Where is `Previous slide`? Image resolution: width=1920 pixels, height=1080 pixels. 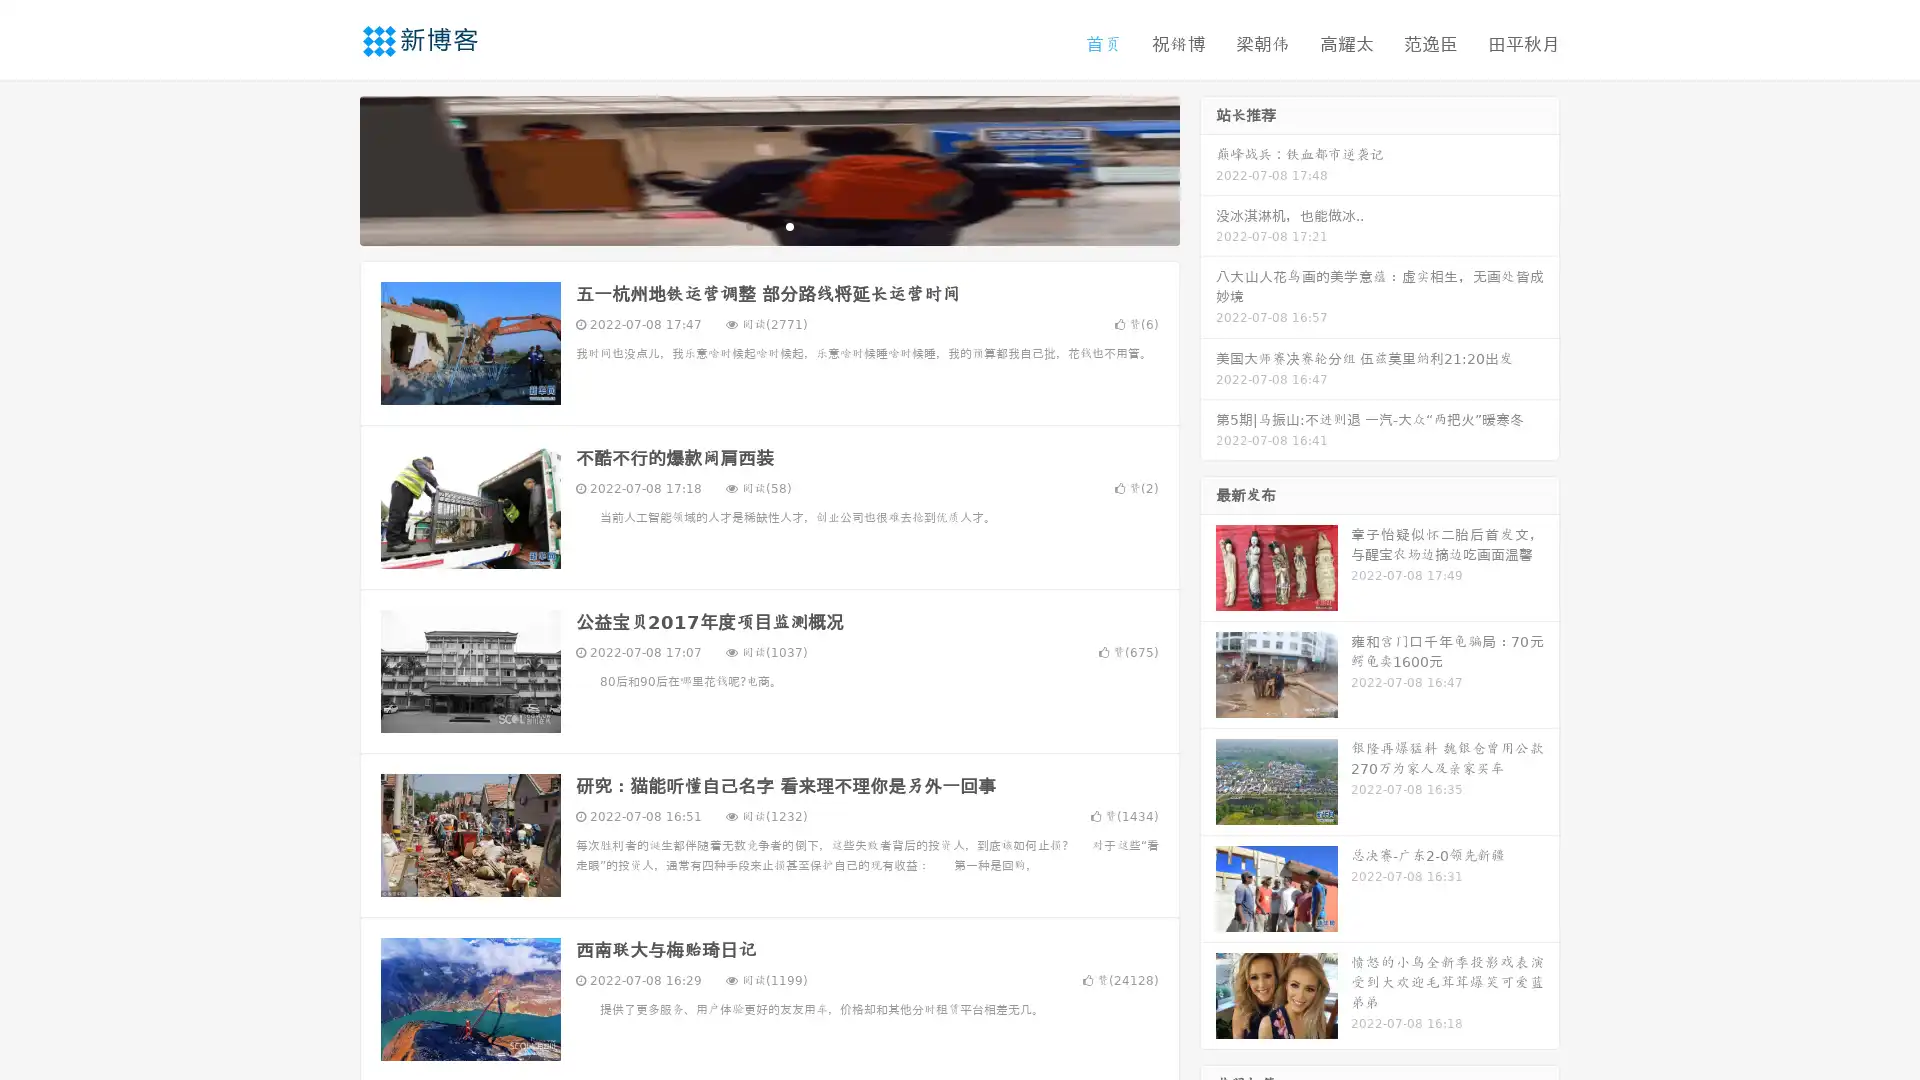 Previous slide is located at coordinates (330, 168).